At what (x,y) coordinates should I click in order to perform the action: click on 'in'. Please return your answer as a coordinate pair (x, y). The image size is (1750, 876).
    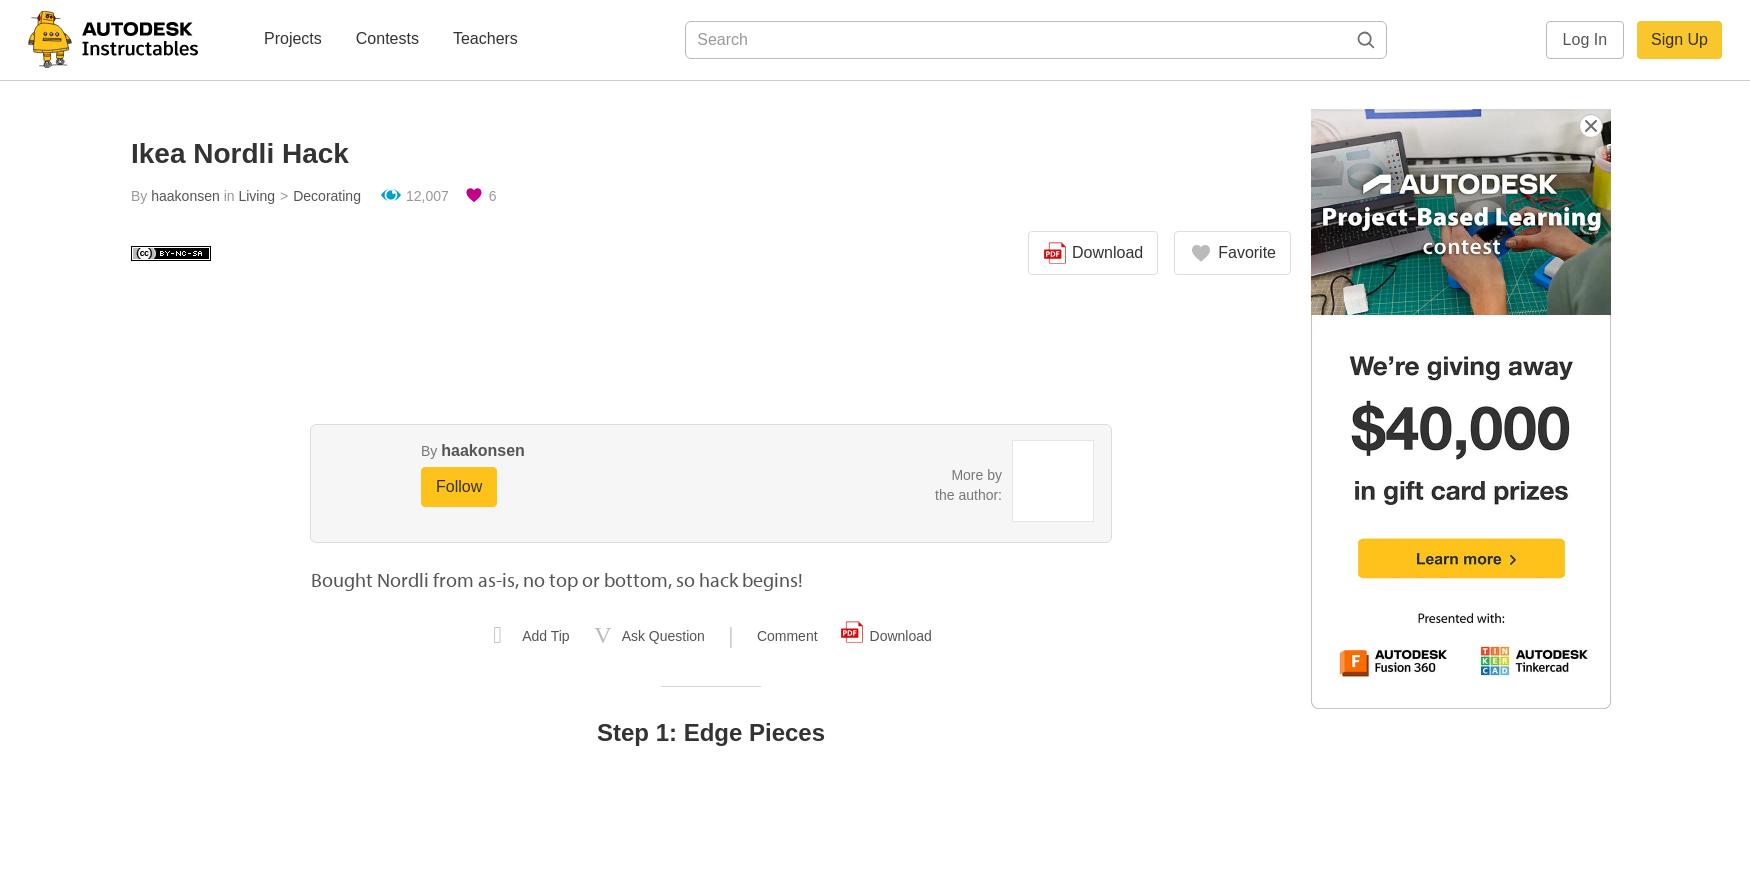
    Looking at the image, I should click on (228, 195).